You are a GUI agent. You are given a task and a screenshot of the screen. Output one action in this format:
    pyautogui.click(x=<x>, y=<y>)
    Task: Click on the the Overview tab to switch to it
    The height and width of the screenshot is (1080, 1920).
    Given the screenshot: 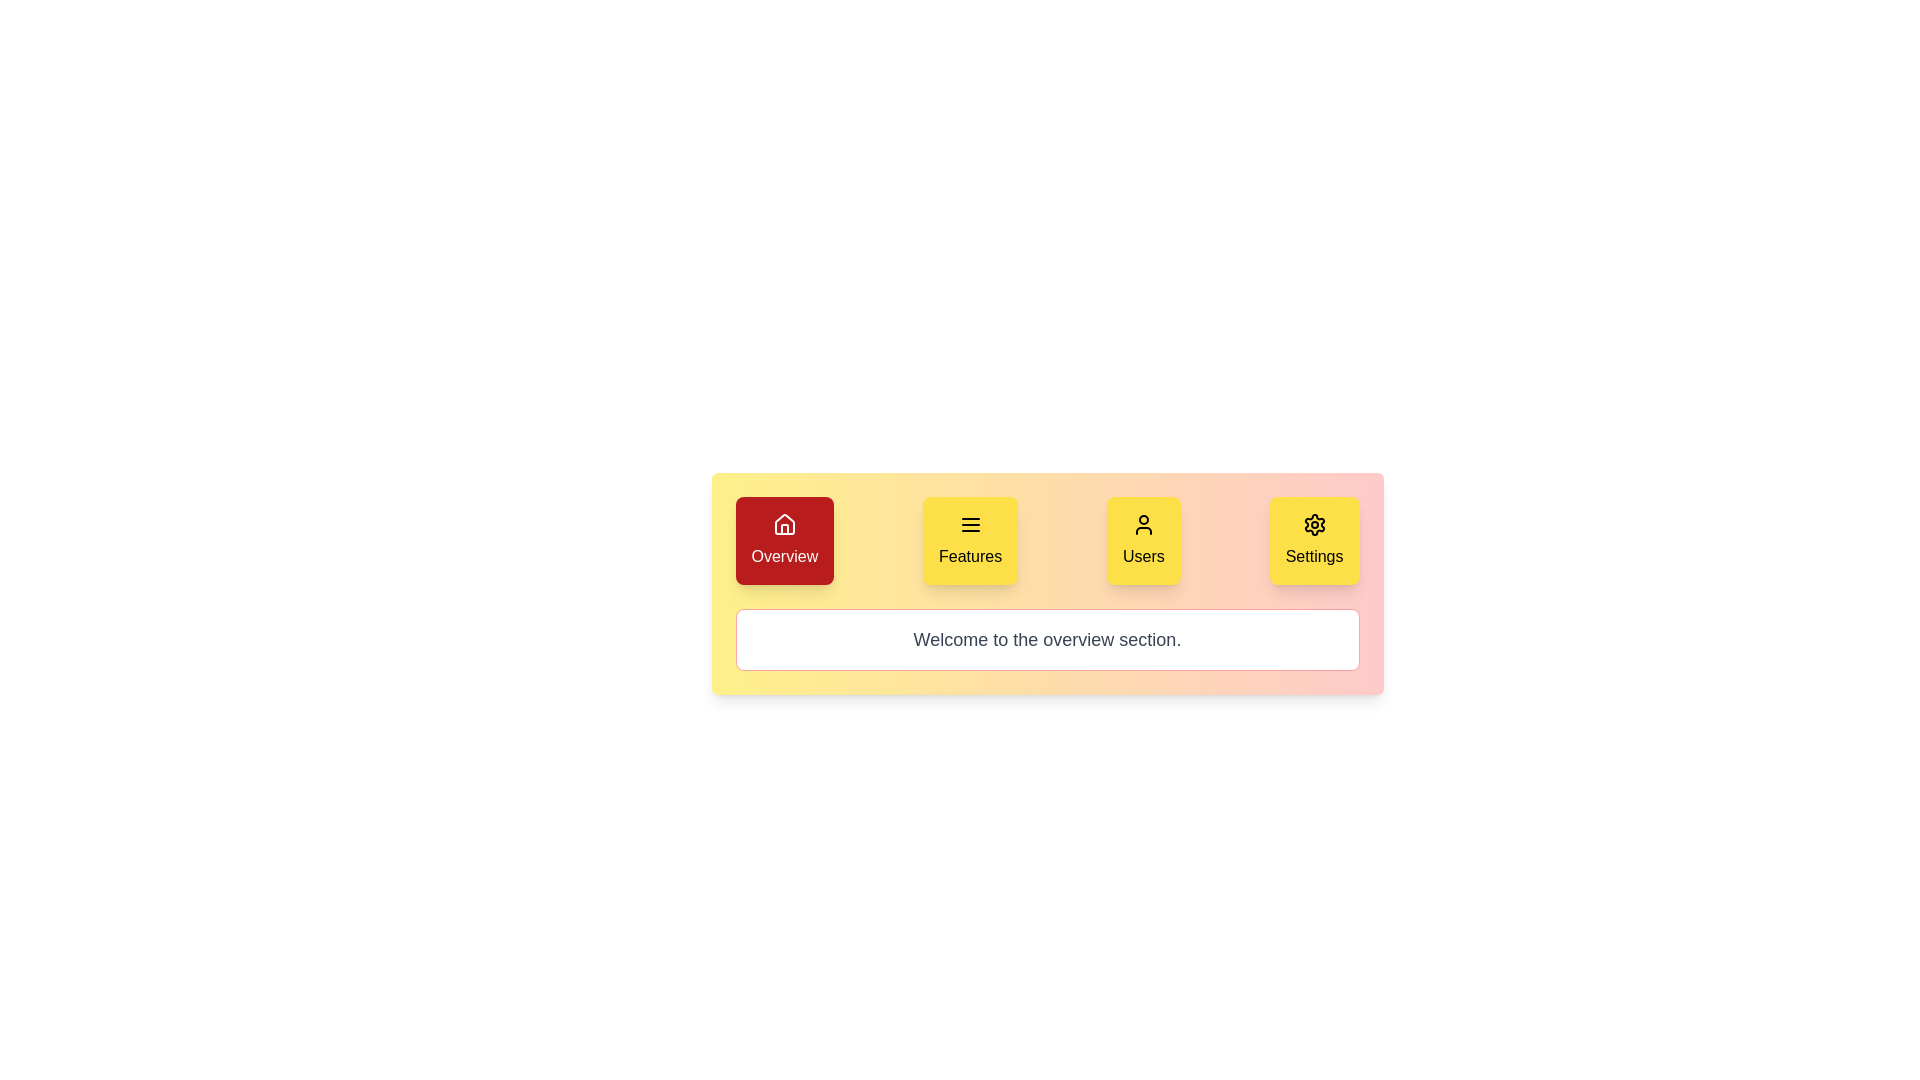 What is the action you would take?
    pyautogui.click(x=783, y=540)
    